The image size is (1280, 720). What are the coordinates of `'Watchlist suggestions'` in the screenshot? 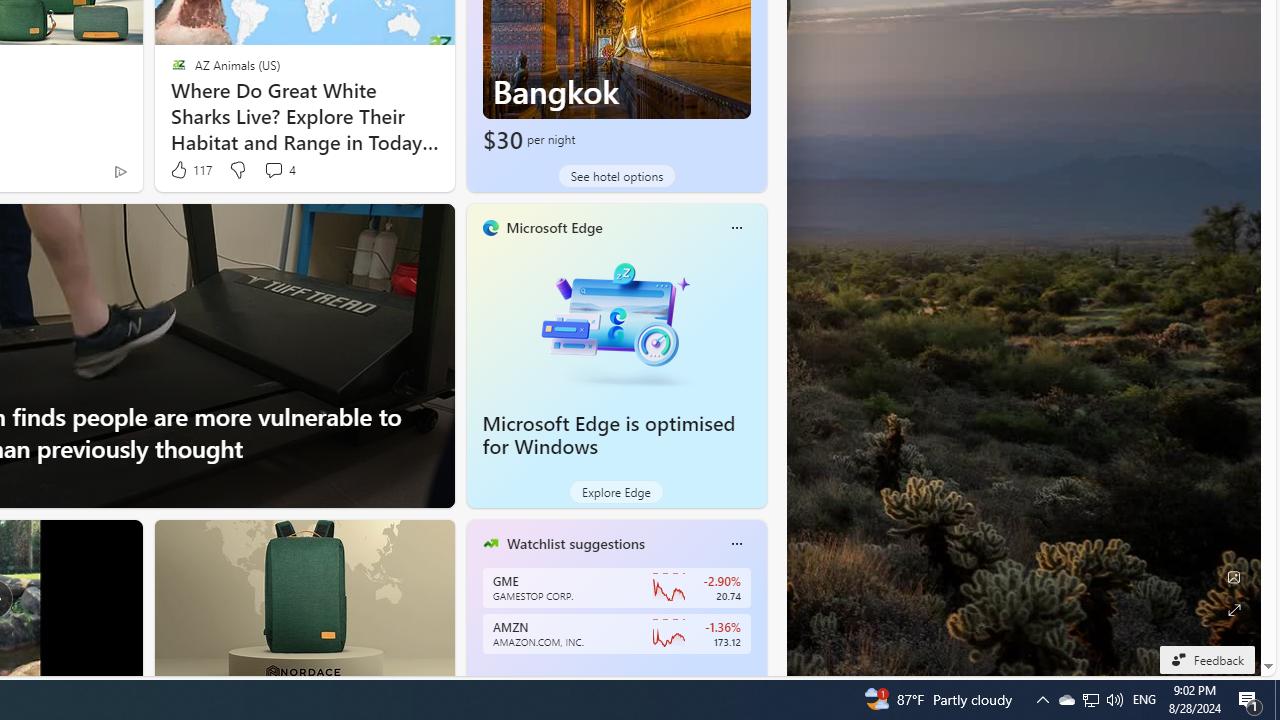 It's located at (574, 543).